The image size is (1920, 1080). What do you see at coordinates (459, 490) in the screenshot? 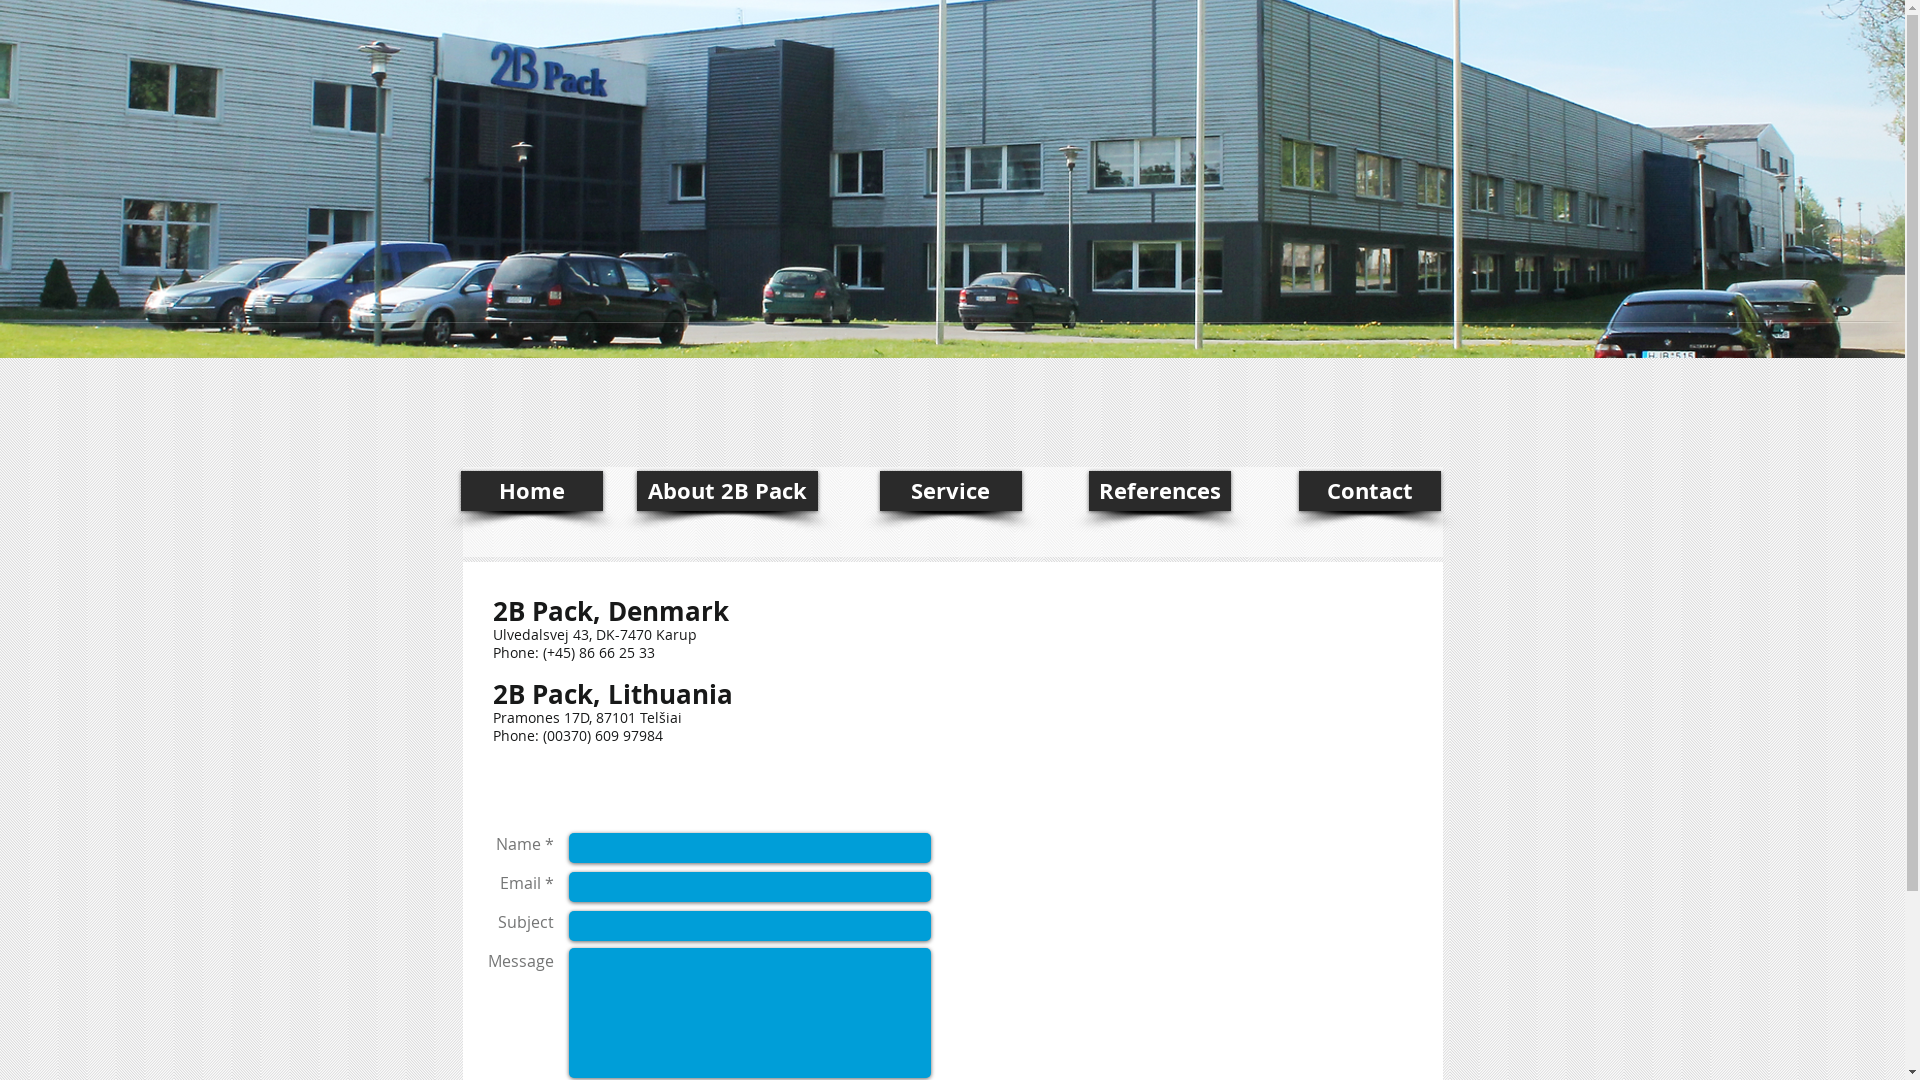
I see `'Home'` at bounding box center [459, 490].